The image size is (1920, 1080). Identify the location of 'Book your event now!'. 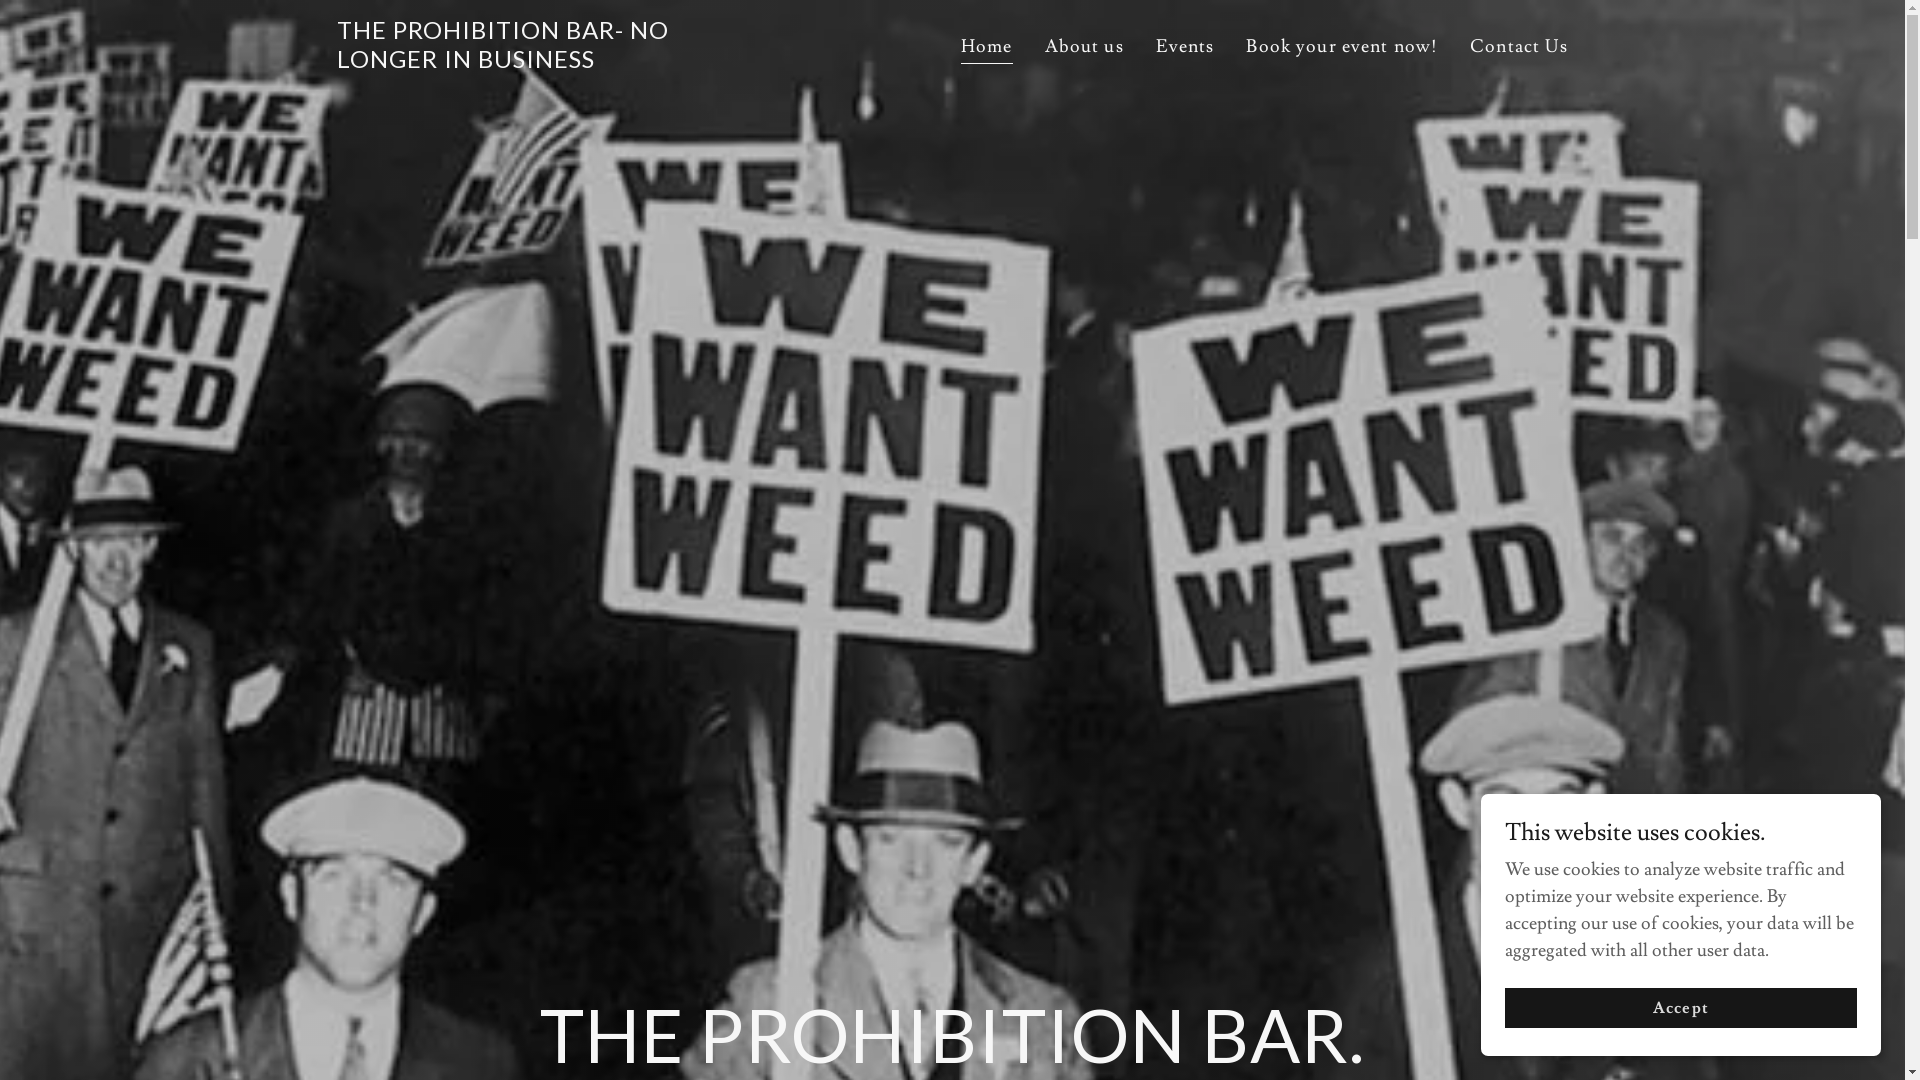
(1238, 45).